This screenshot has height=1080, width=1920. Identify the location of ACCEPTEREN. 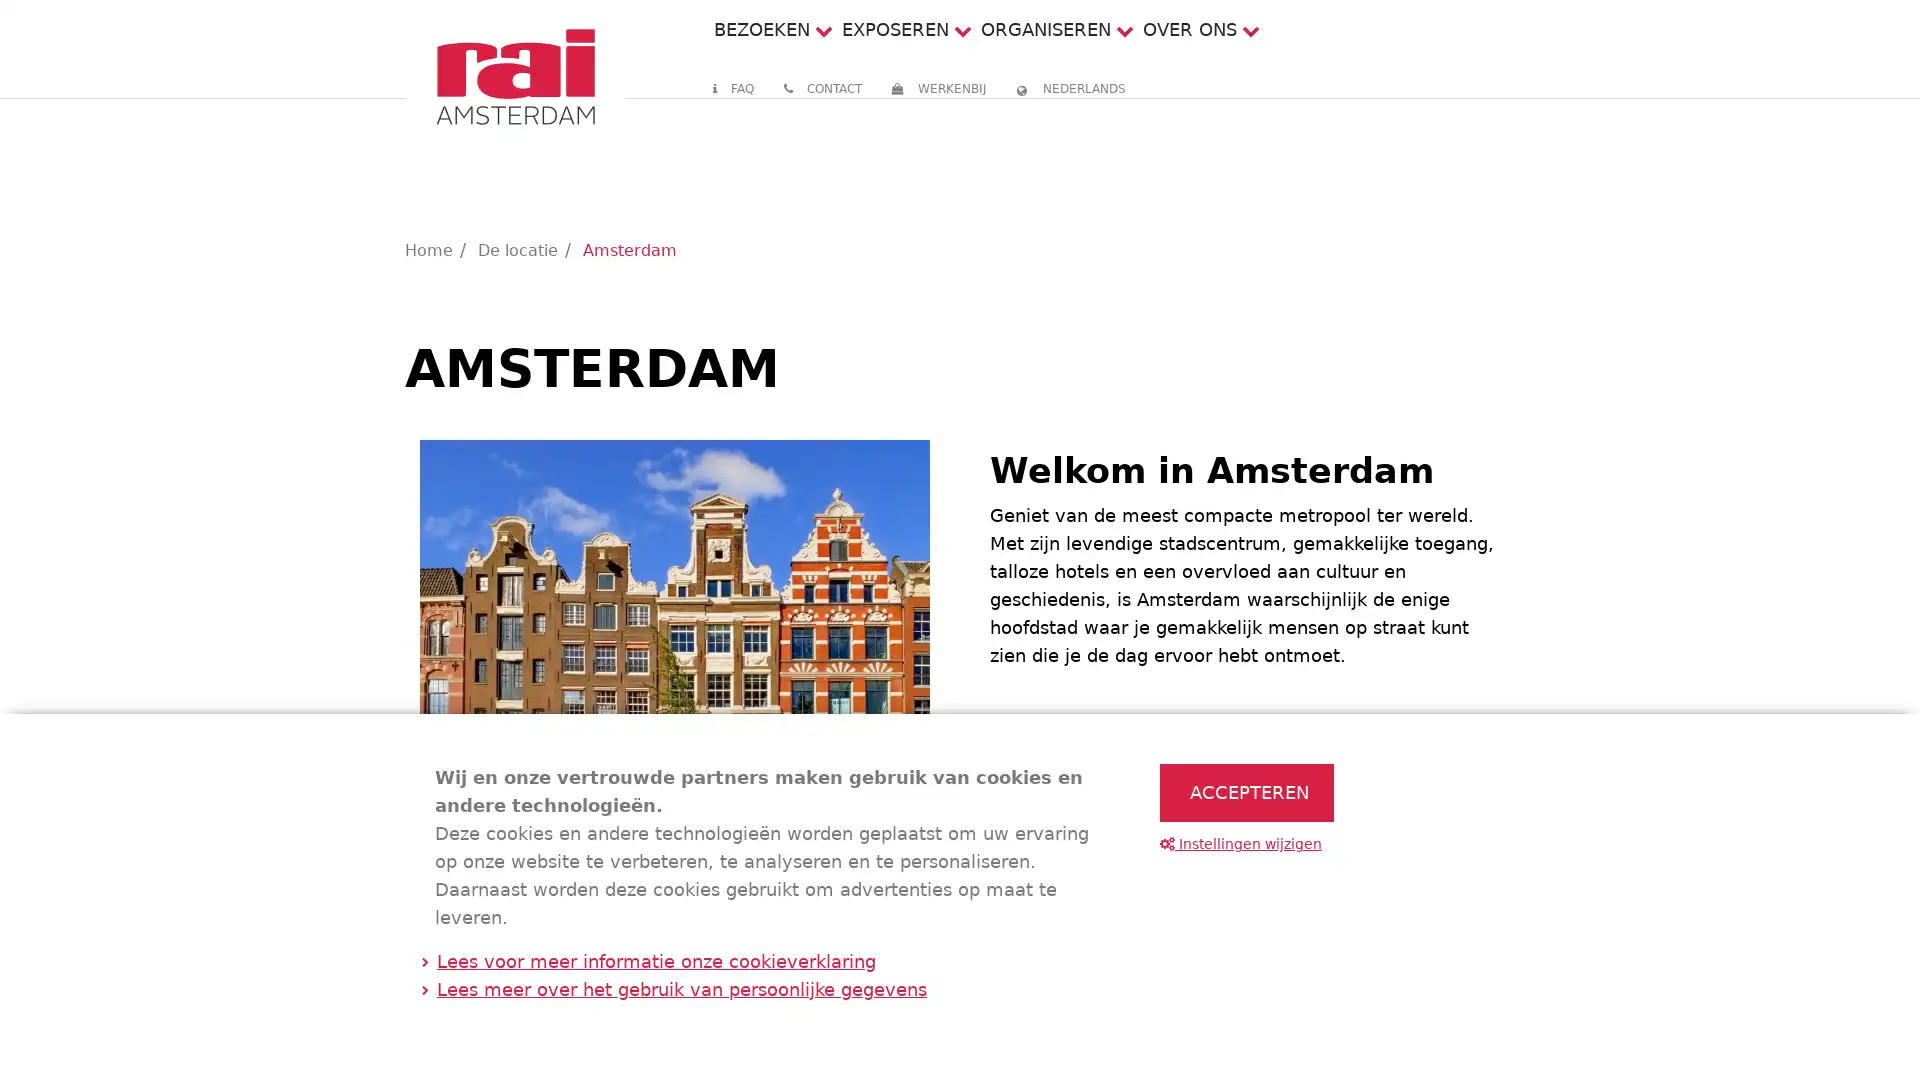
(1246, 792).